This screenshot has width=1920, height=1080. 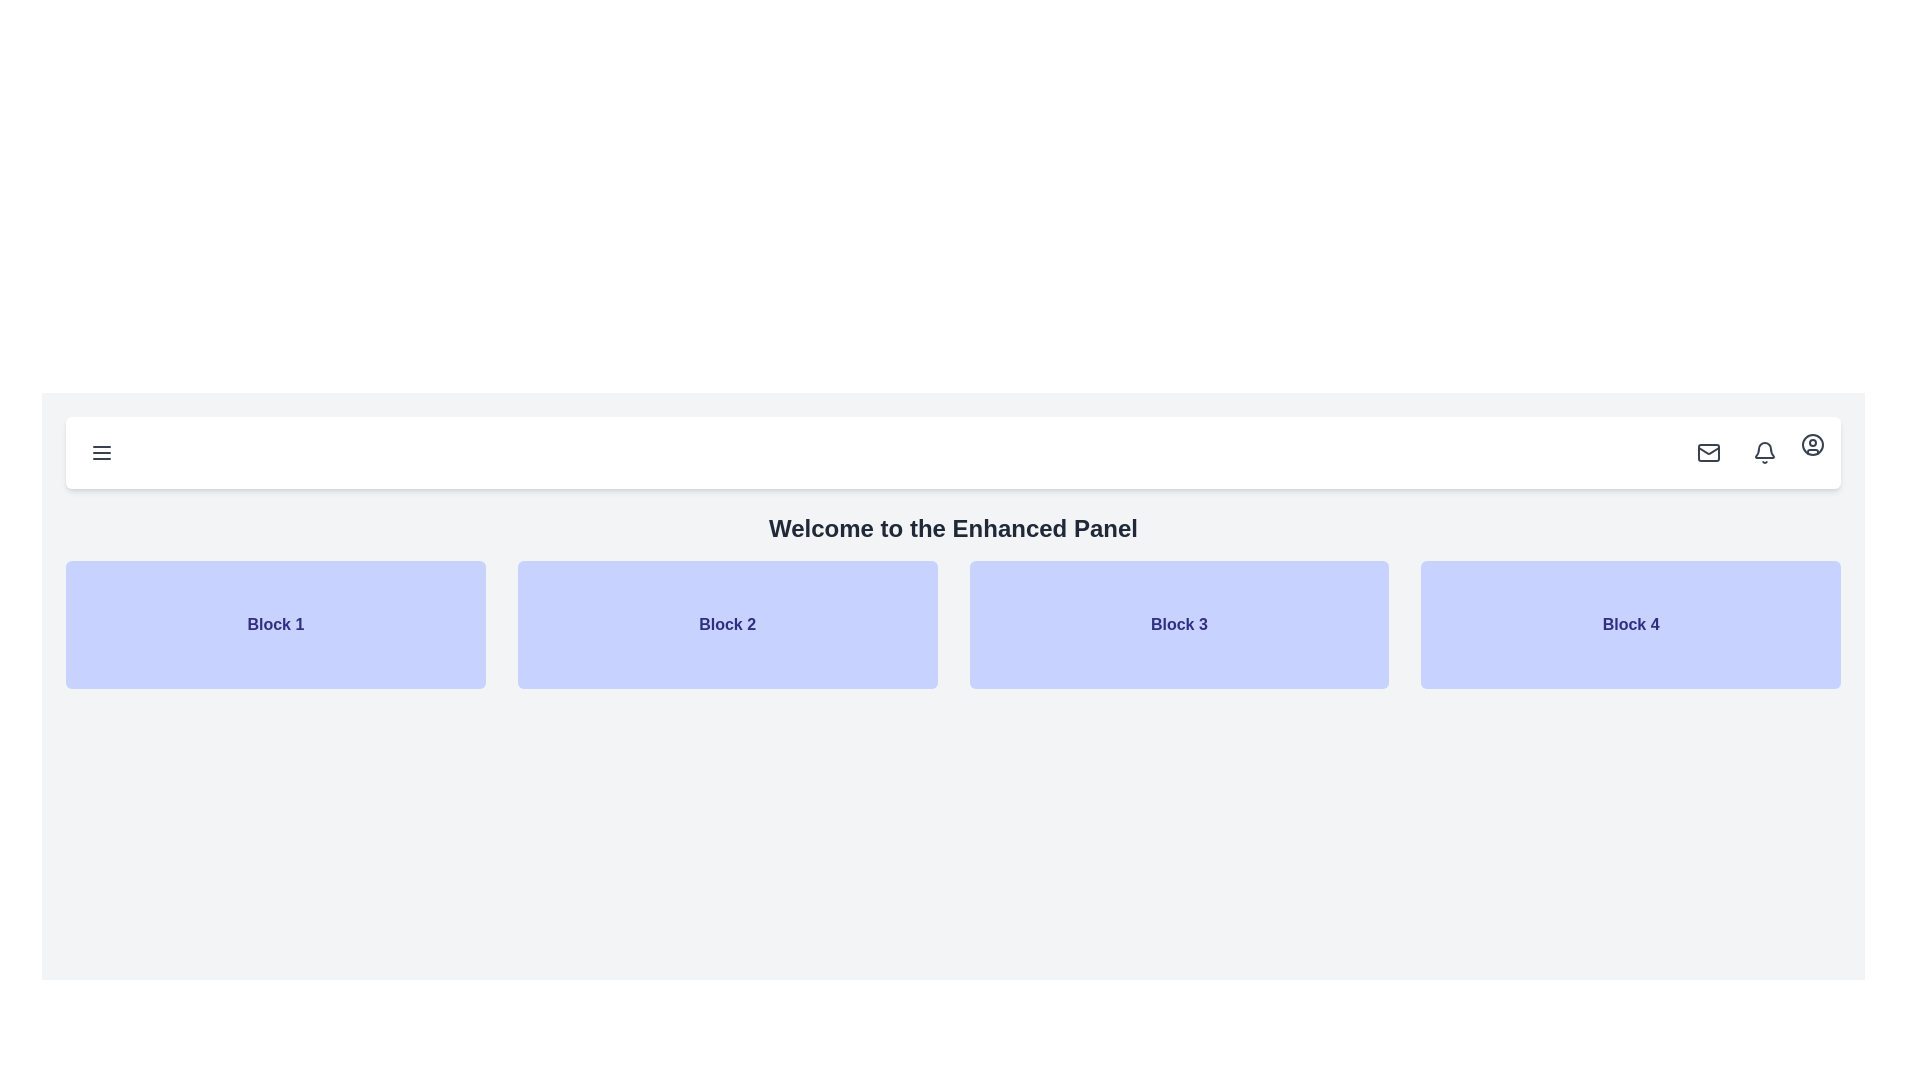 I want to click on the labeled block 'Block 3' with a light blue background, so click(x=1179, y=623).